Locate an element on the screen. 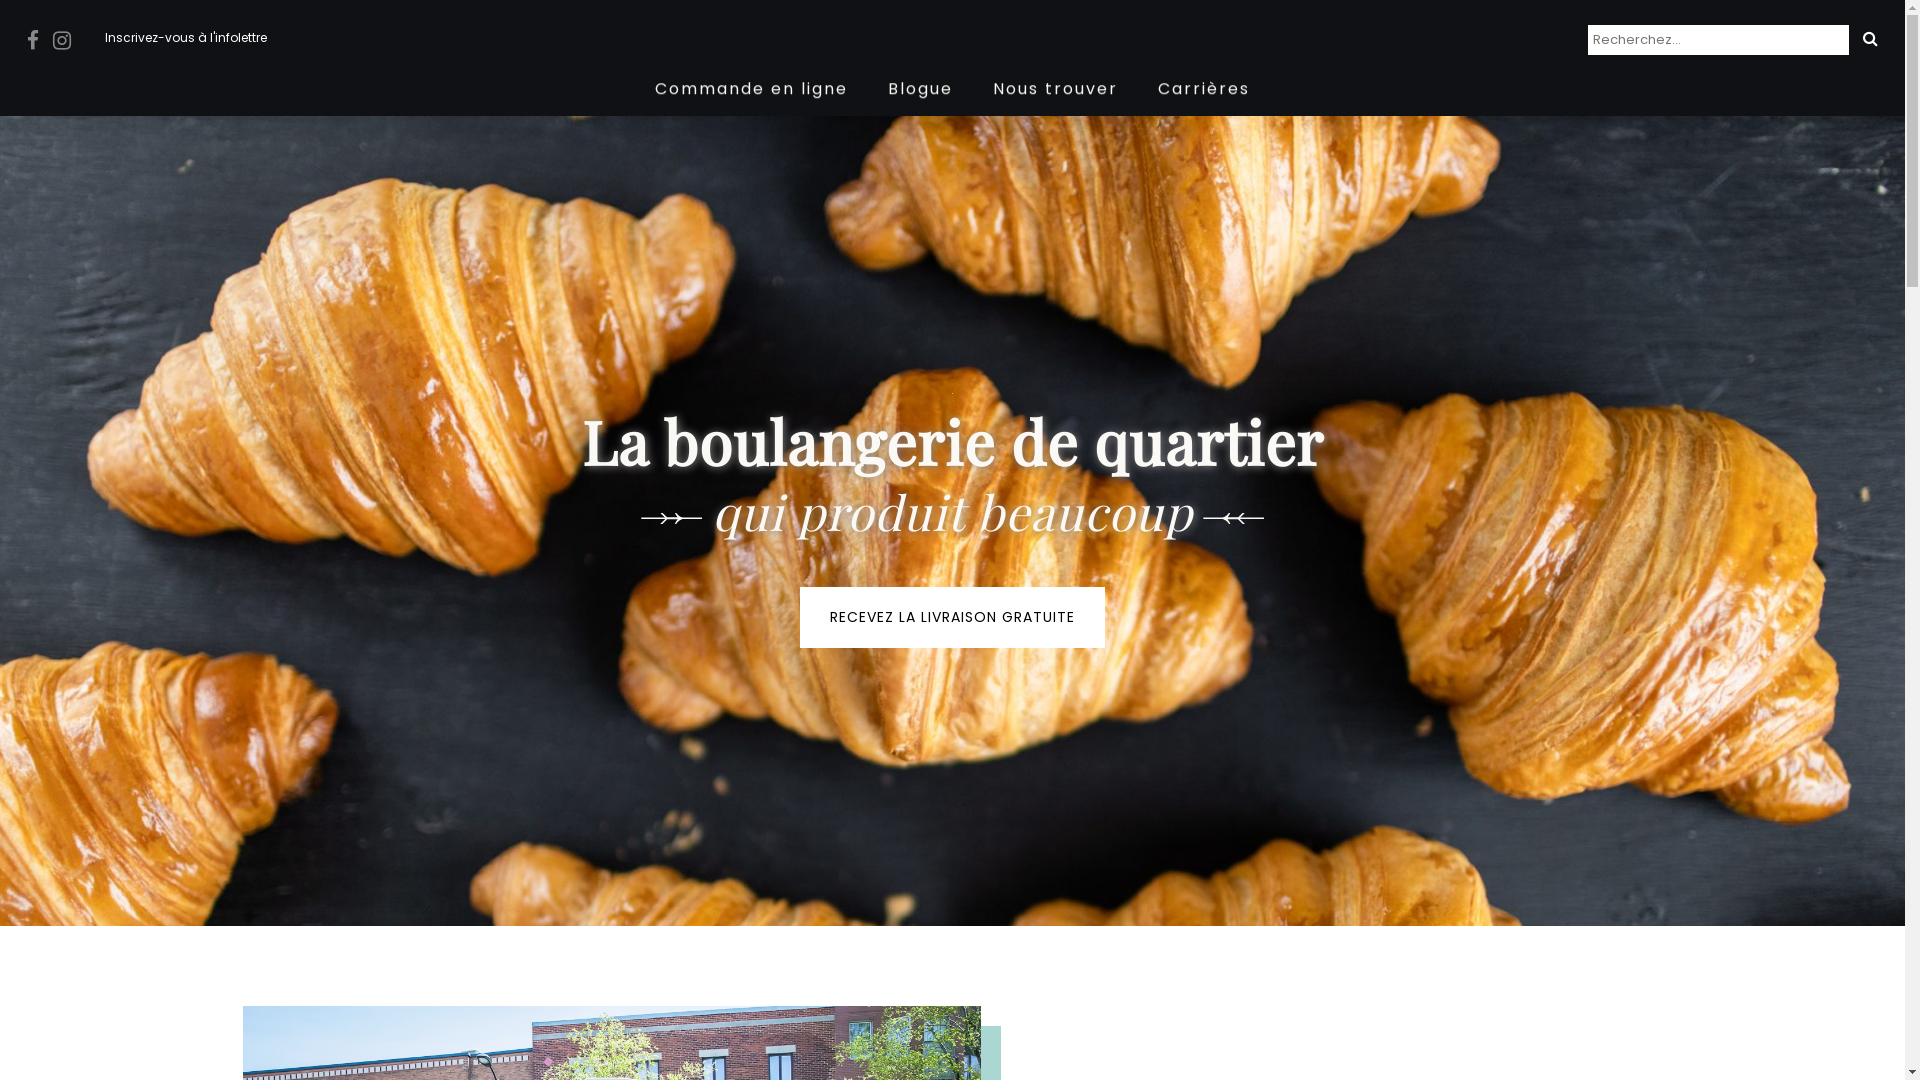 This screenshot has height=1080, width=1920. 'RECEVEZ LA LIVRAISON GRATUITE' is located at coordinates (951, 616).